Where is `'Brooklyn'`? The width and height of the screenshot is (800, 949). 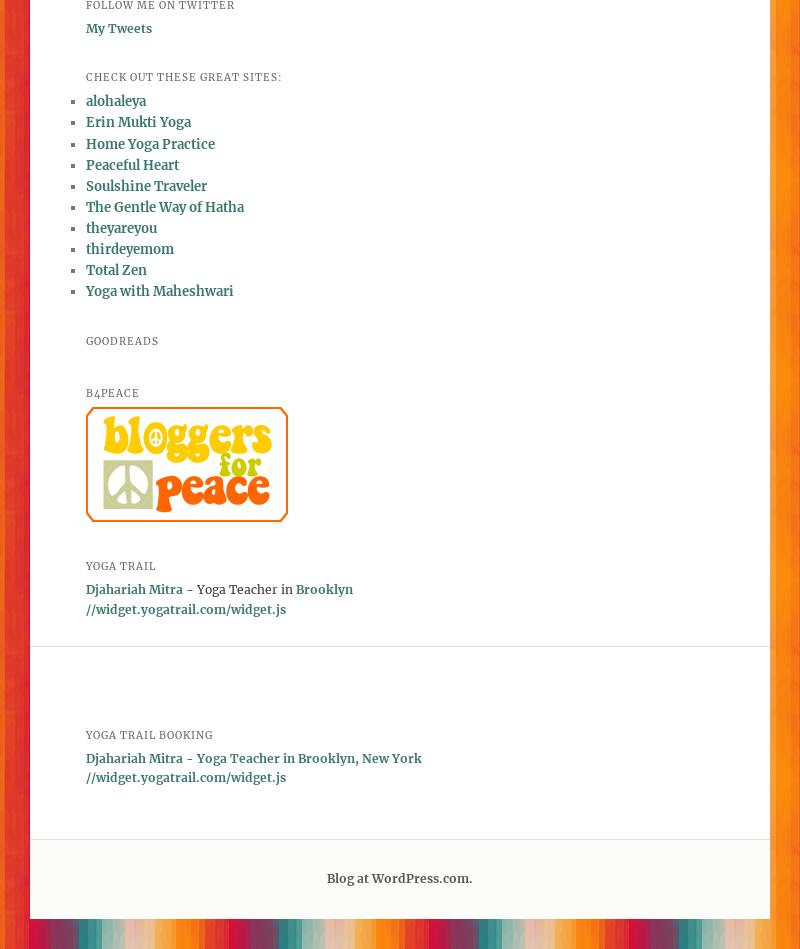 'Brooklyn' is located at coordinates (323, 588).